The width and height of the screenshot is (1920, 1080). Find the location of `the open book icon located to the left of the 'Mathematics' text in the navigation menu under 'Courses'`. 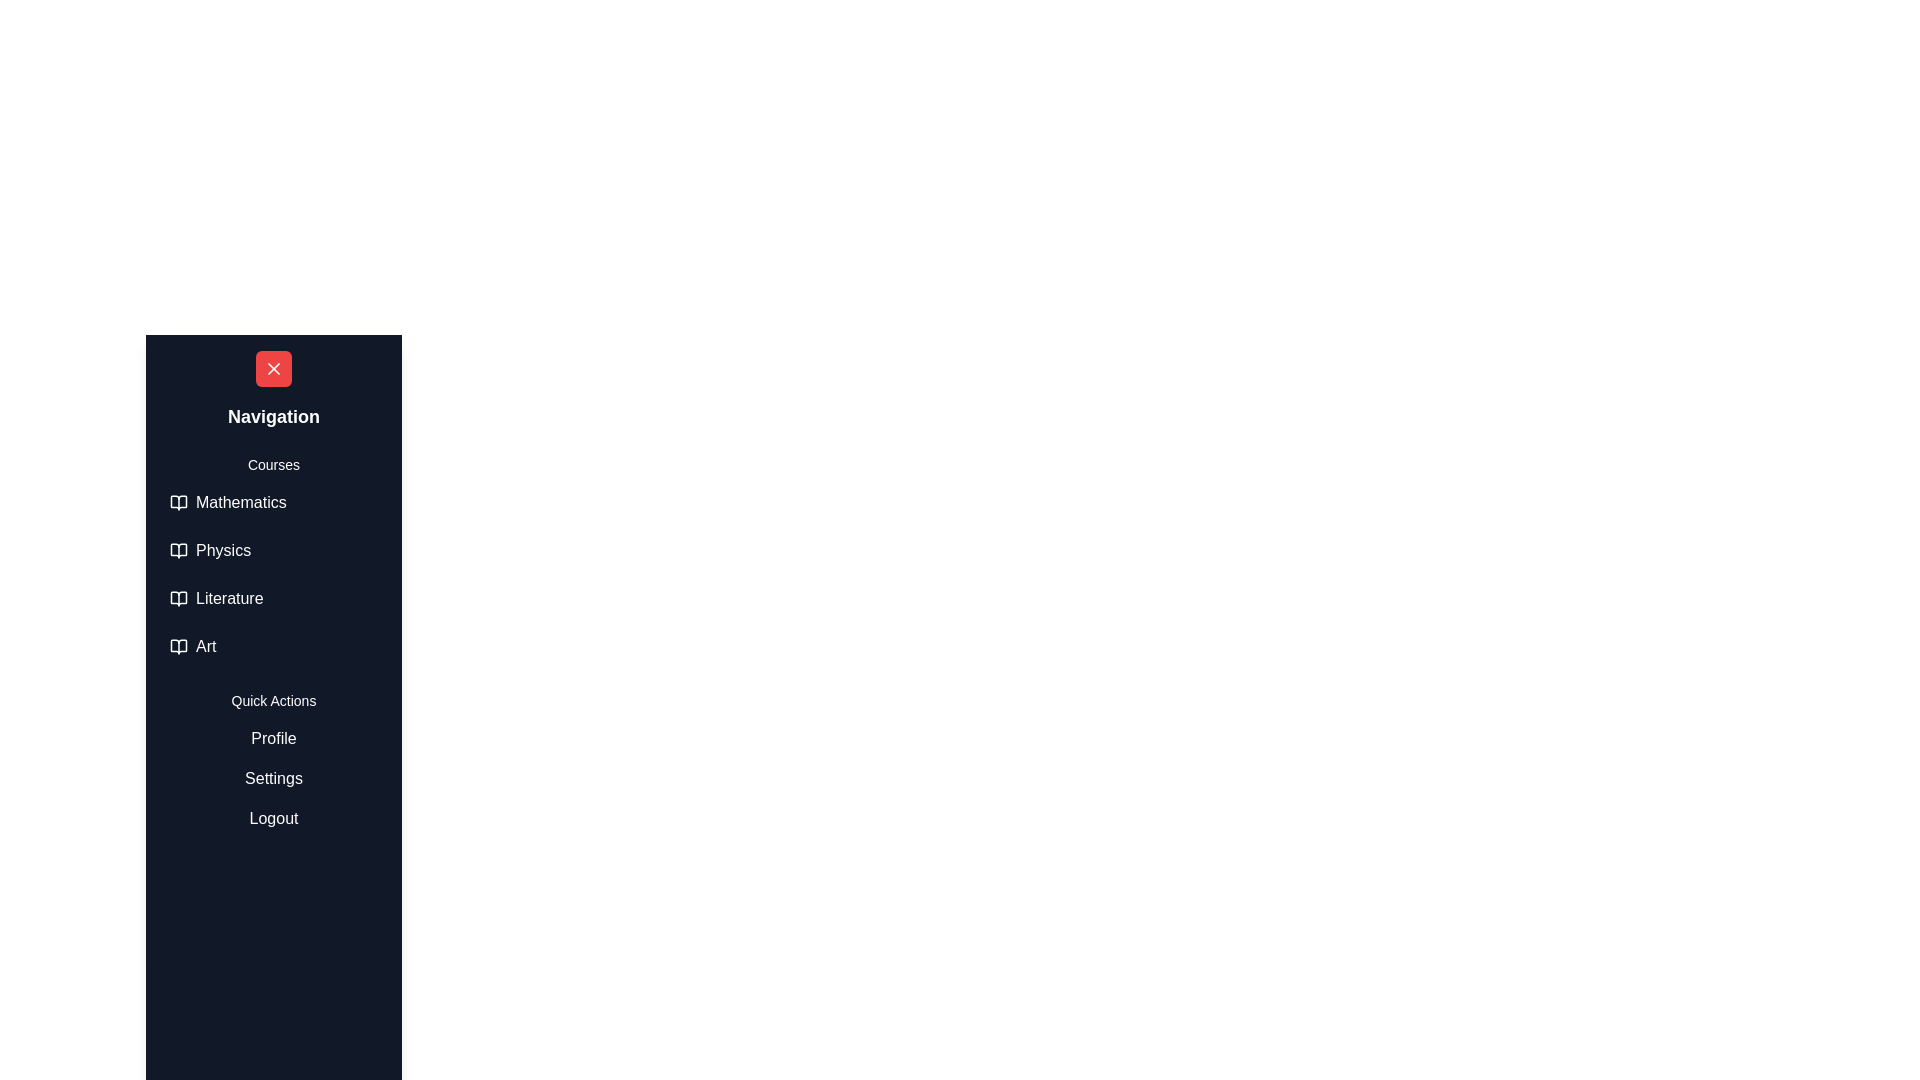

the open book icon located to the left of the 'Mathematics' text in the navigation menu under 'Courses' is located at coordinates (178, 501).